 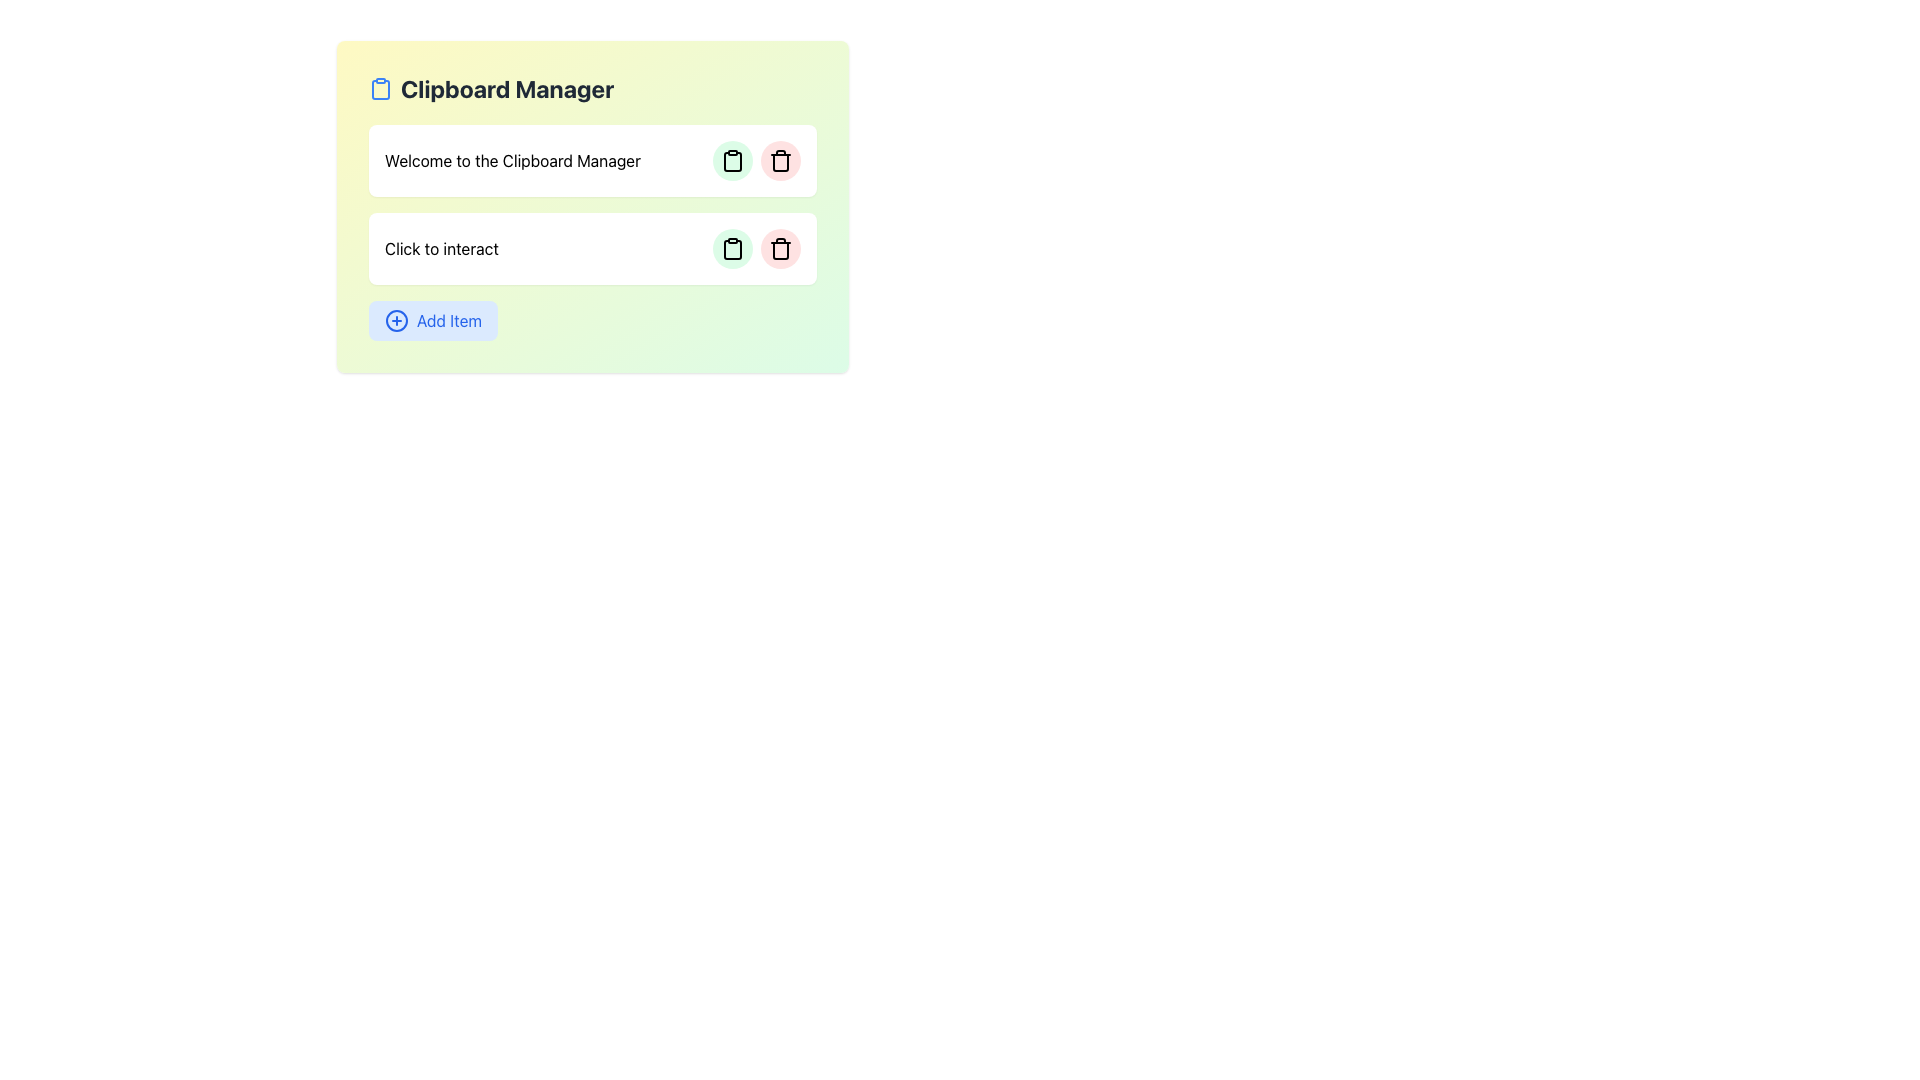 What do you see at coordinates (732, 160) in the screenshot?
I see `the clipboard icon button, which is visually distinct with a green circular background and located on the right side of the first listed item` at bounding box center [732, 160].